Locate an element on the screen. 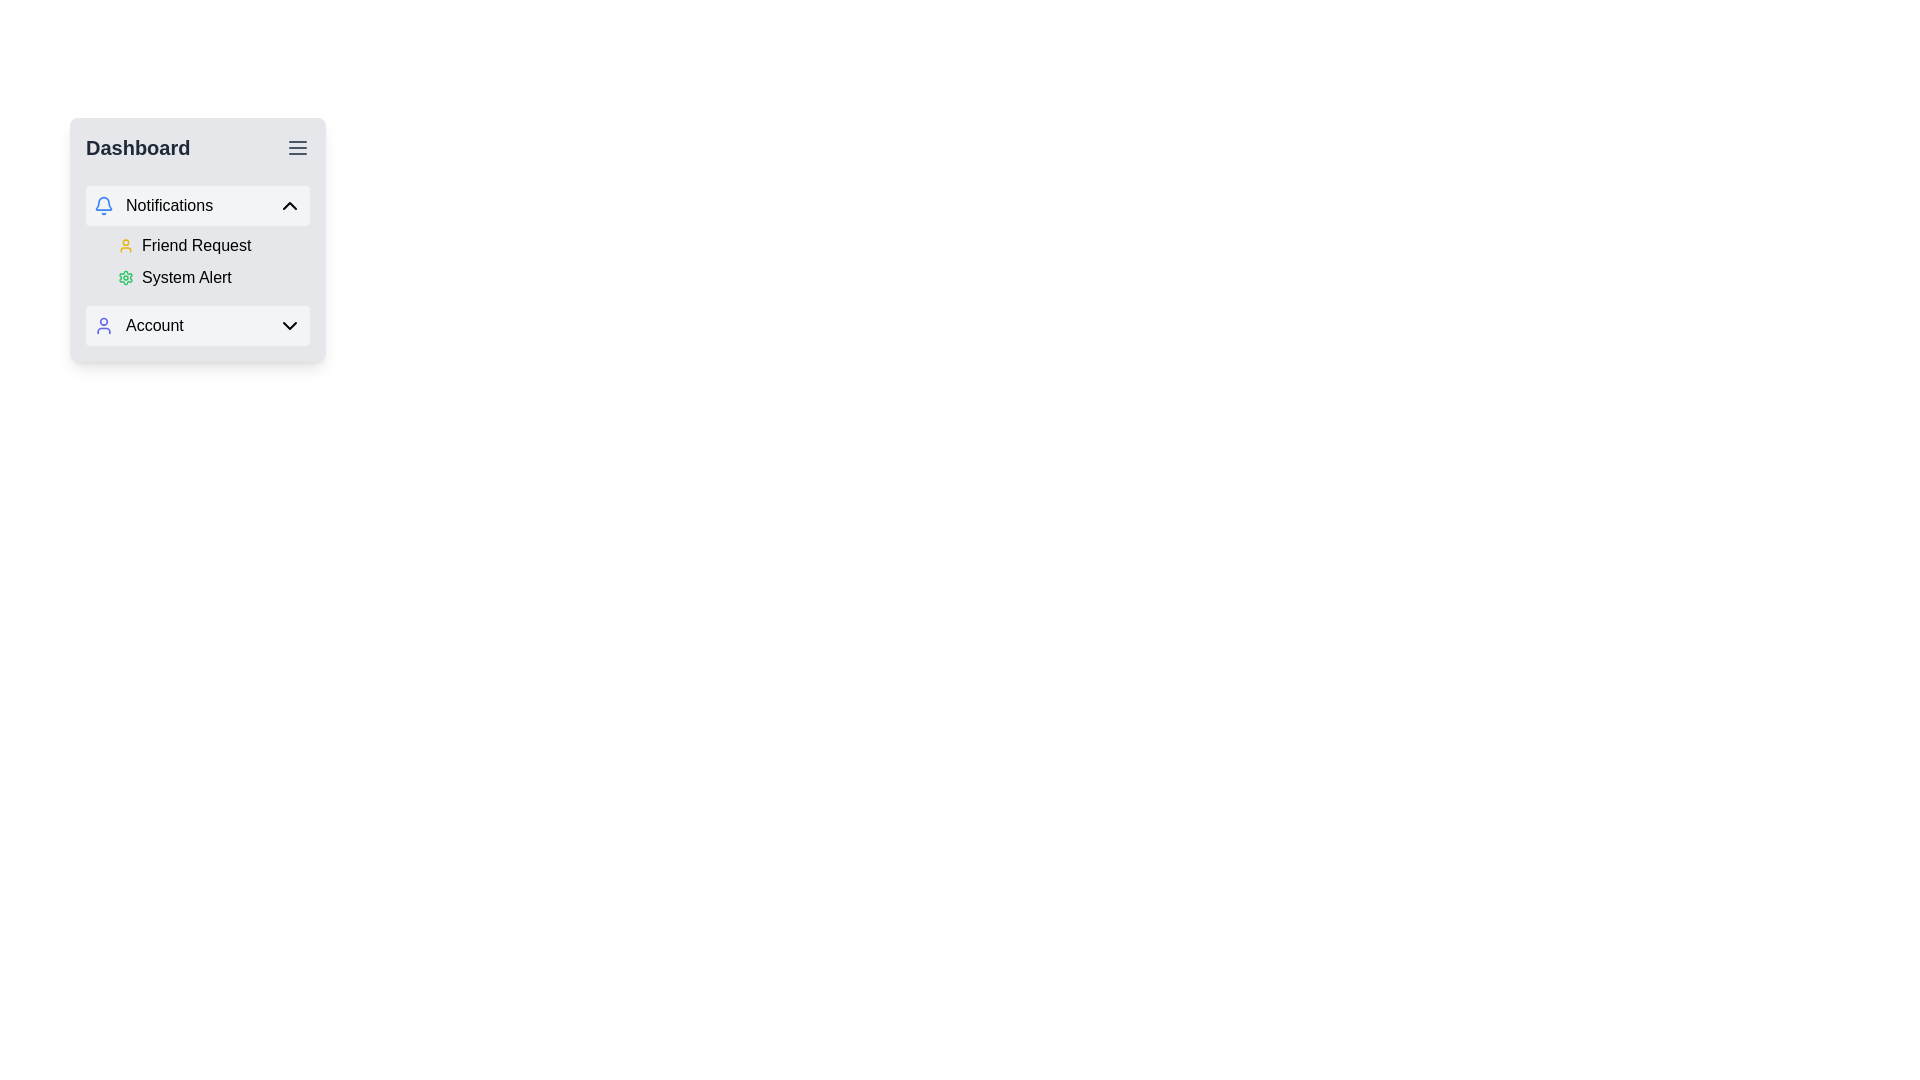 The width and height of the screenshot is (1920, 1080). the Label with Icon located in the sidebar menu under the 'Notifications' section is located at coordinates (214, 277).